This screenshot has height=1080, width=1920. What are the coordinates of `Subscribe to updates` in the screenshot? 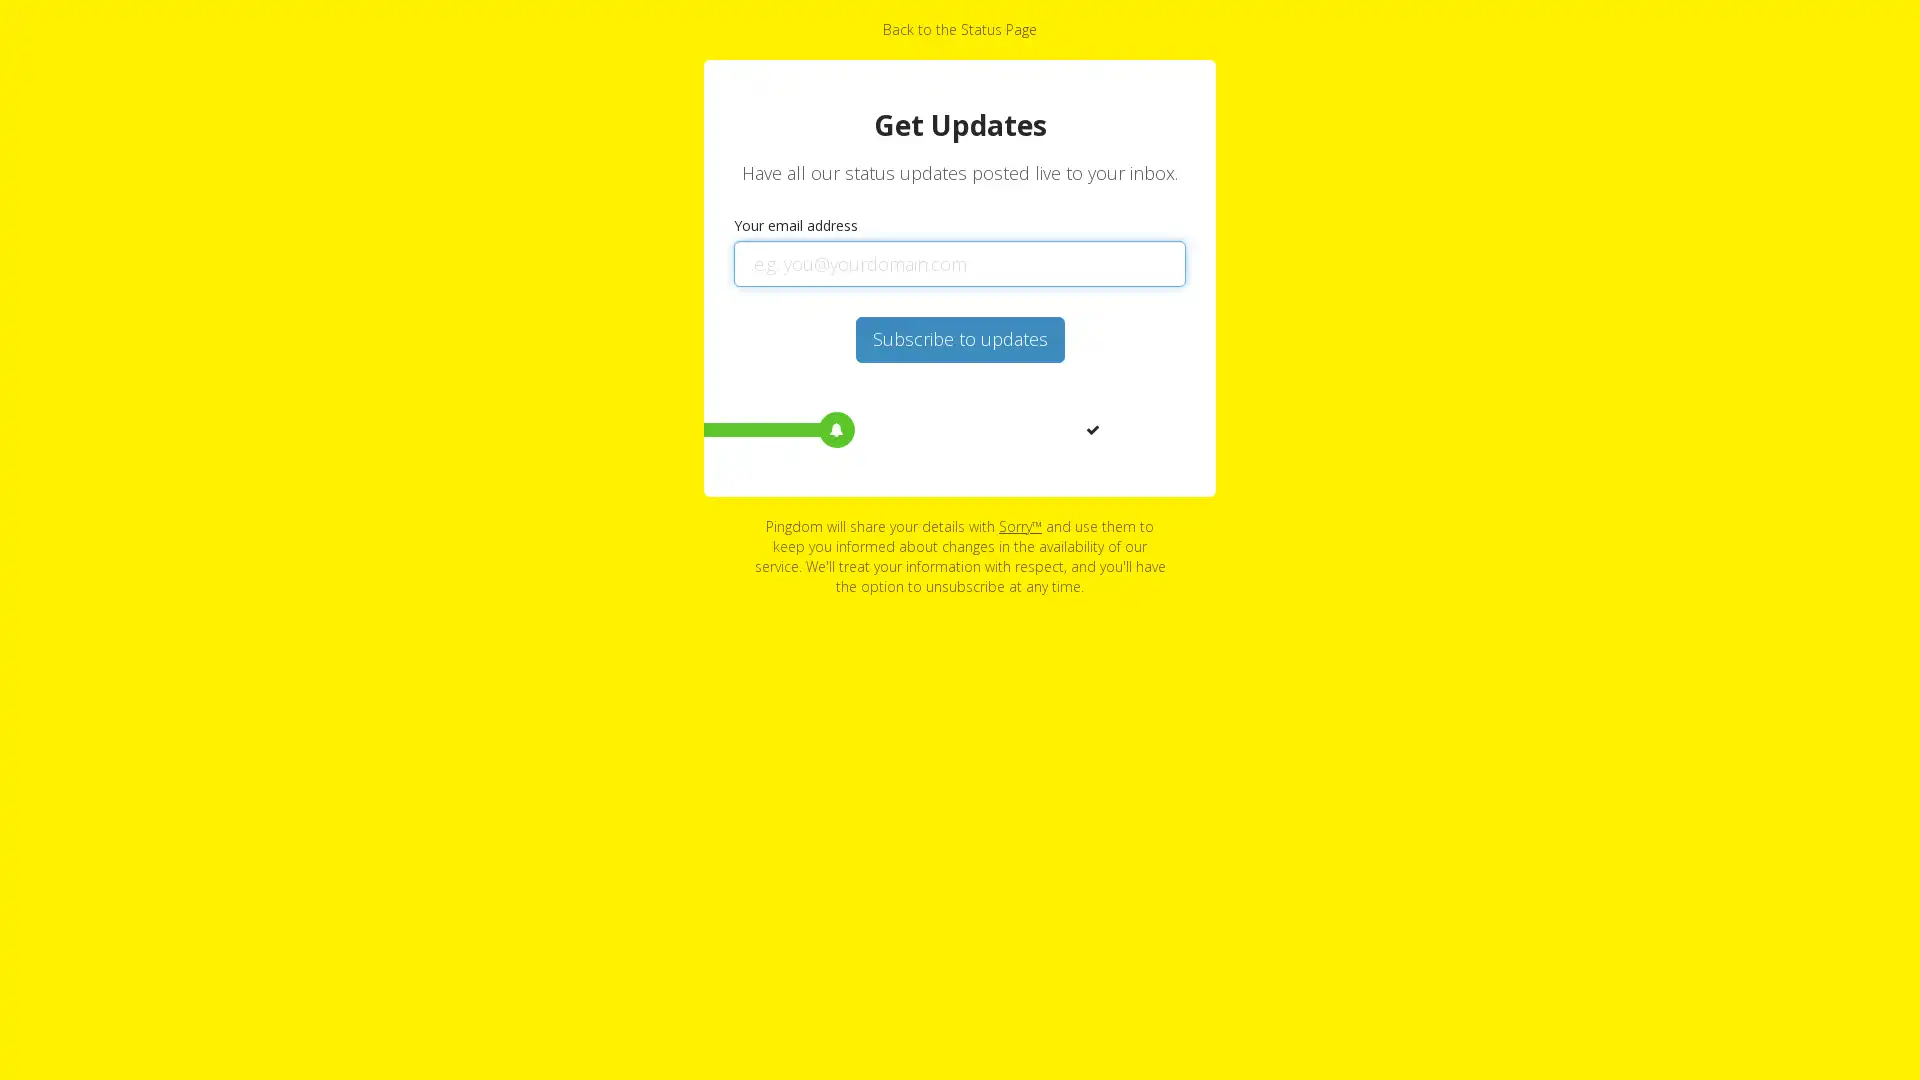 It's located at (958, 338).